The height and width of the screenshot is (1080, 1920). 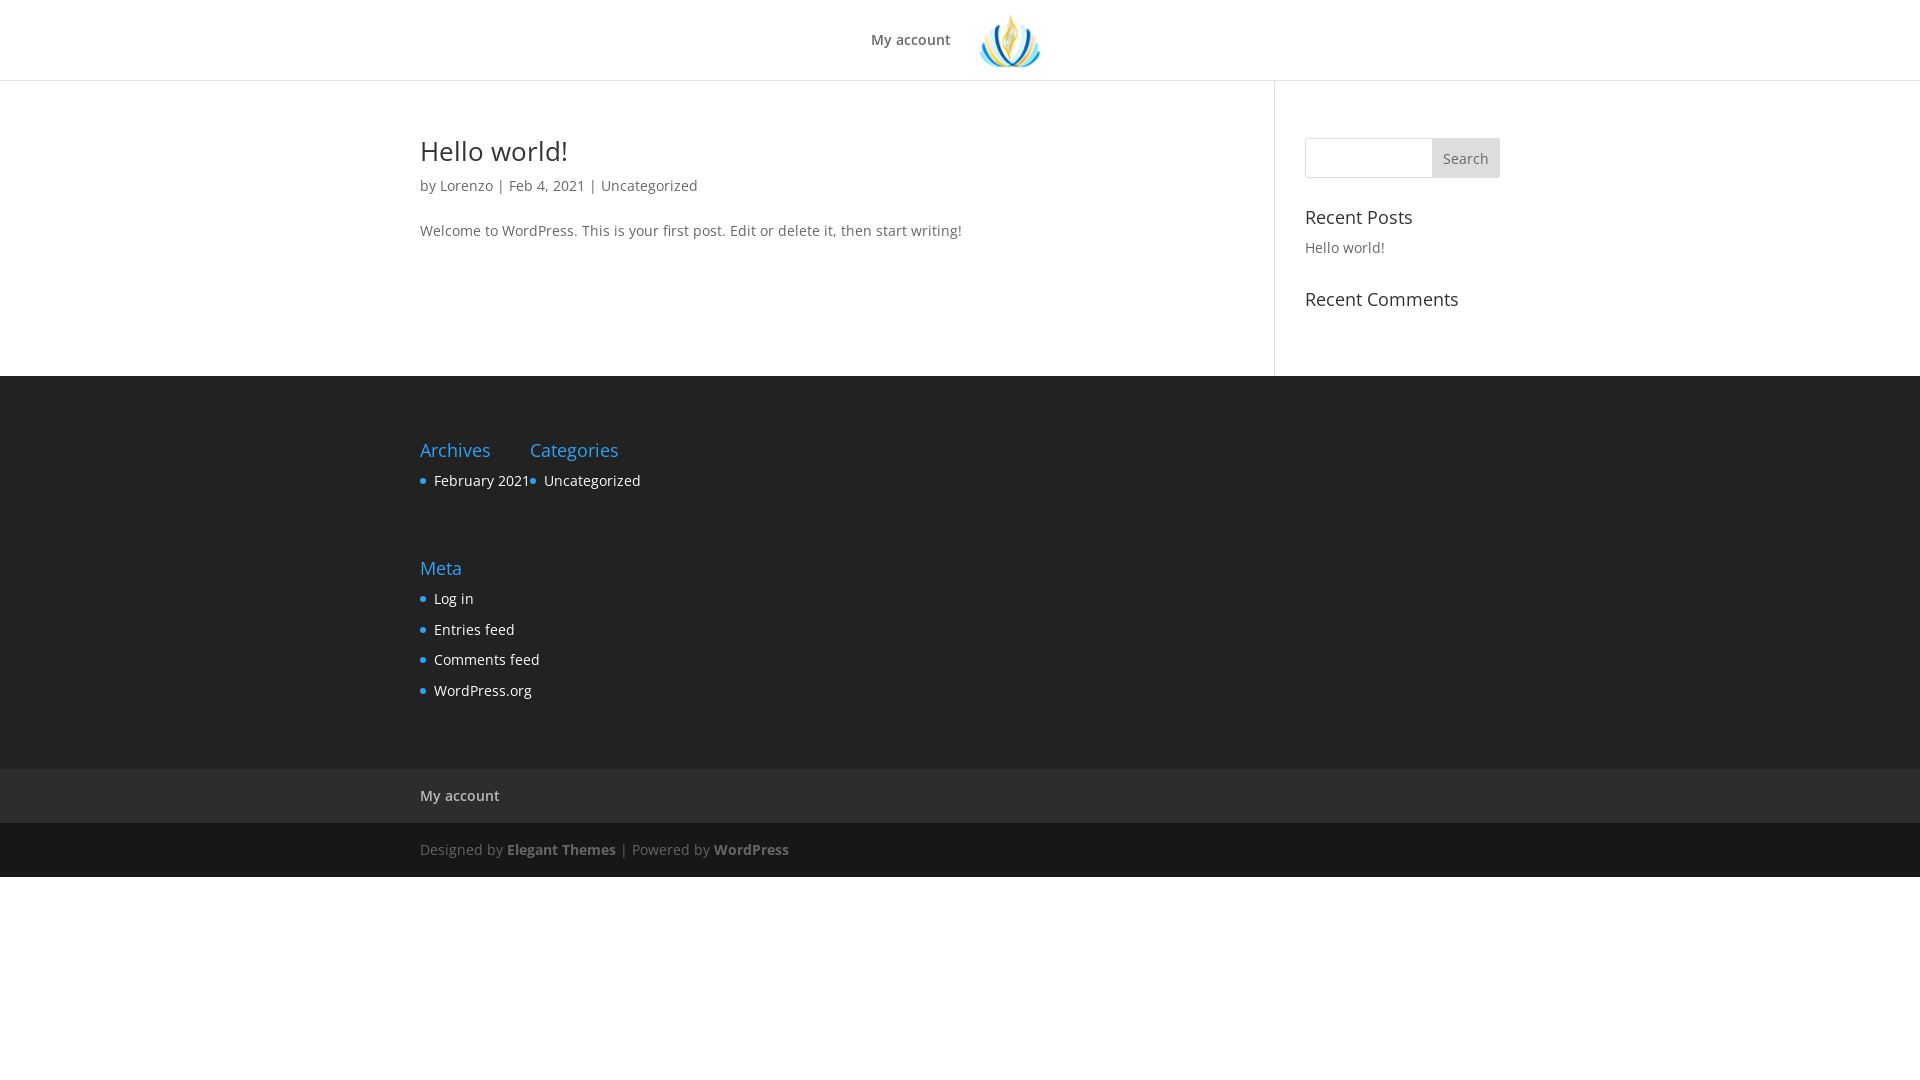 What do you see at coordinates (910, 55) in the screenshot?
I see `'My account'` at bounding box center [910, 55].